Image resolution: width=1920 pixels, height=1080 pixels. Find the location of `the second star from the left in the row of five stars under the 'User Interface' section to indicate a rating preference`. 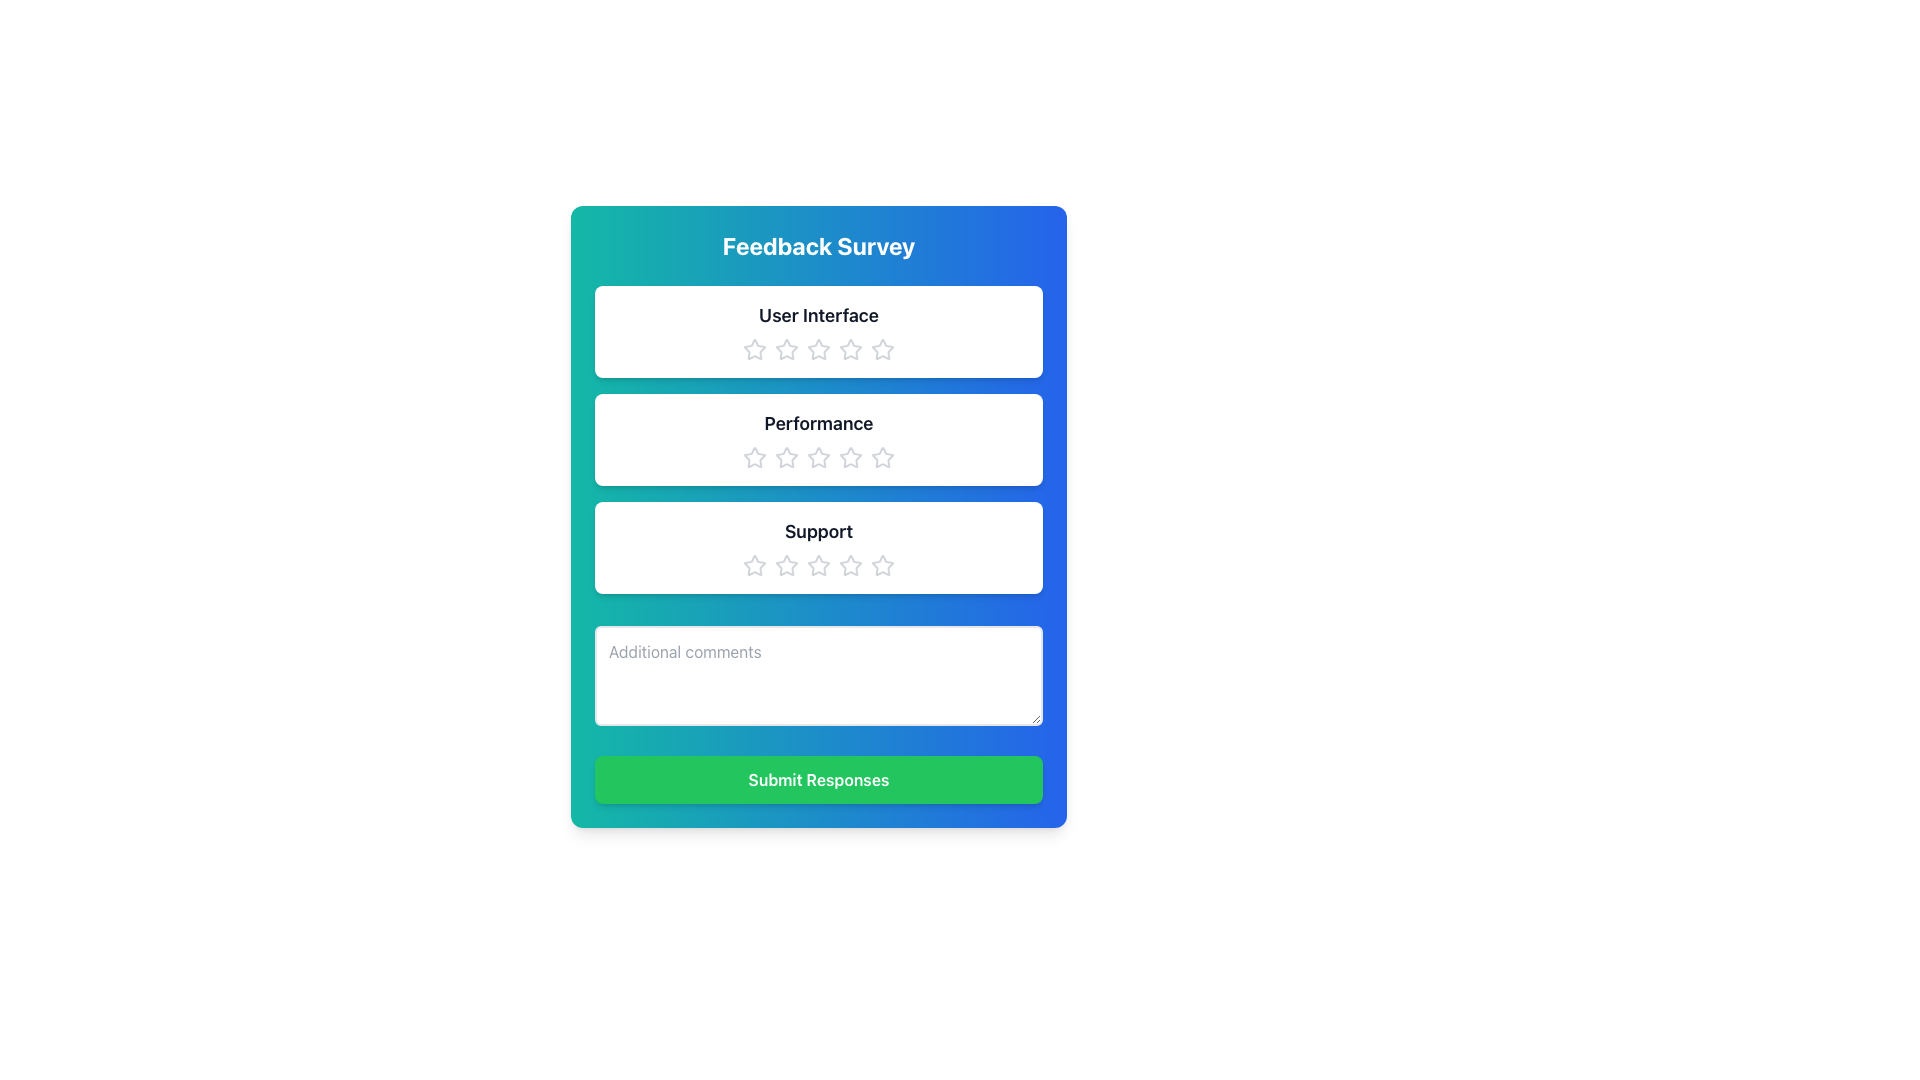

the second star from the left in the row of five stars under the 'User Interface' section to indicate a rating preference is located at coordinates (786, 348).